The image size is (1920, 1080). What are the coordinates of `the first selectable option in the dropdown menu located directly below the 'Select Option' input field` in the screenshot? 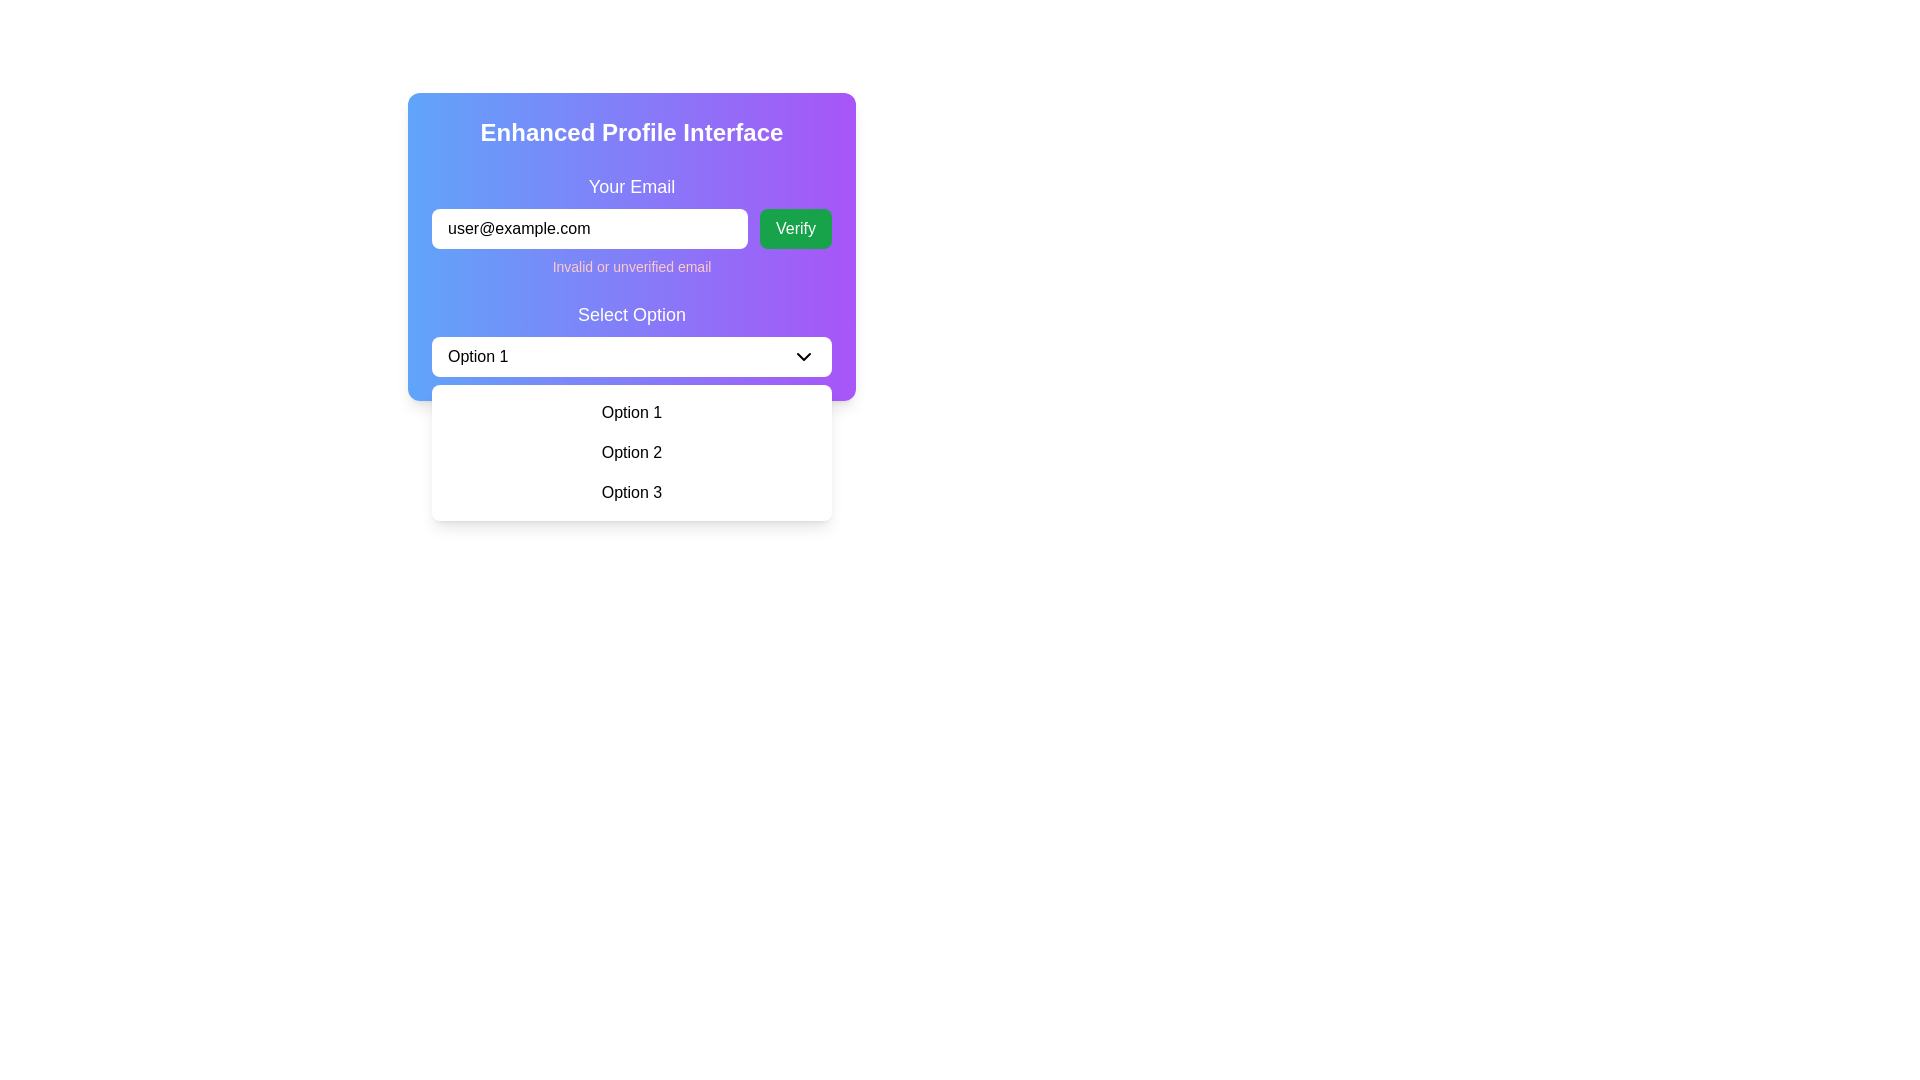 It's located at (631, 411).